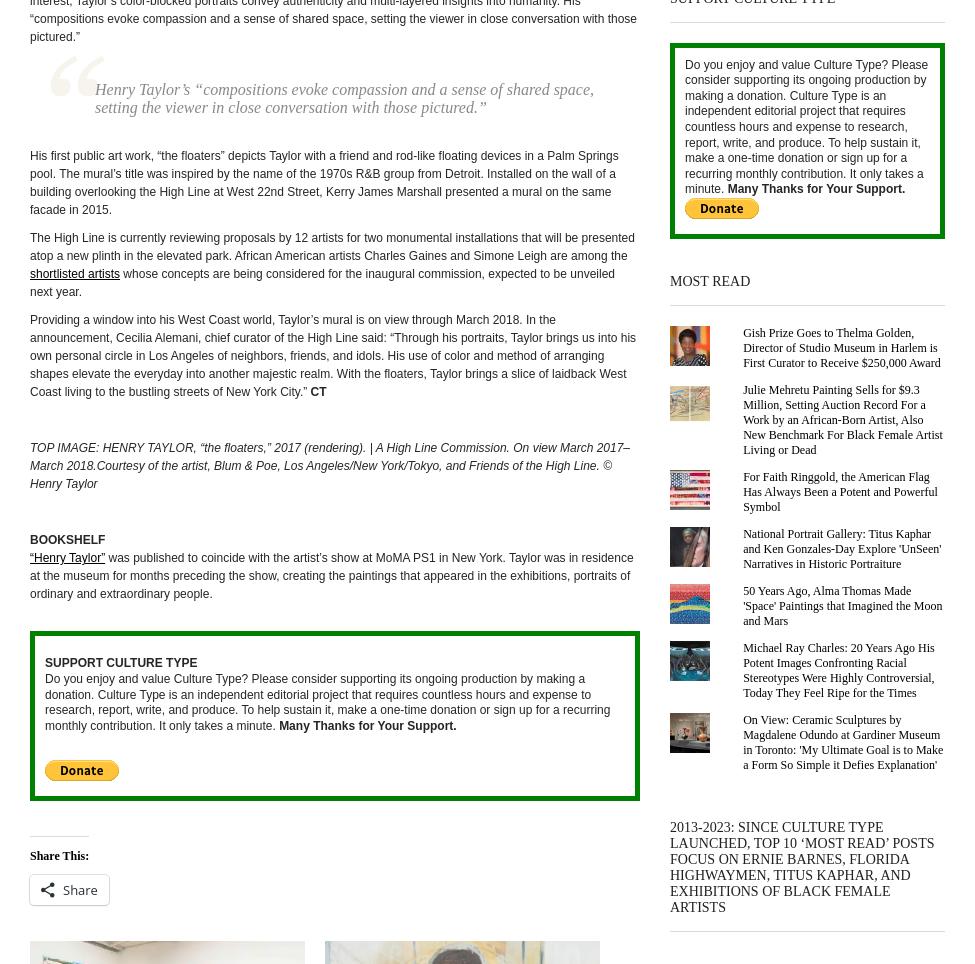 The height and width of the screenshot is (964, 975). I want to click on 'Share This:', so click(30, 854).